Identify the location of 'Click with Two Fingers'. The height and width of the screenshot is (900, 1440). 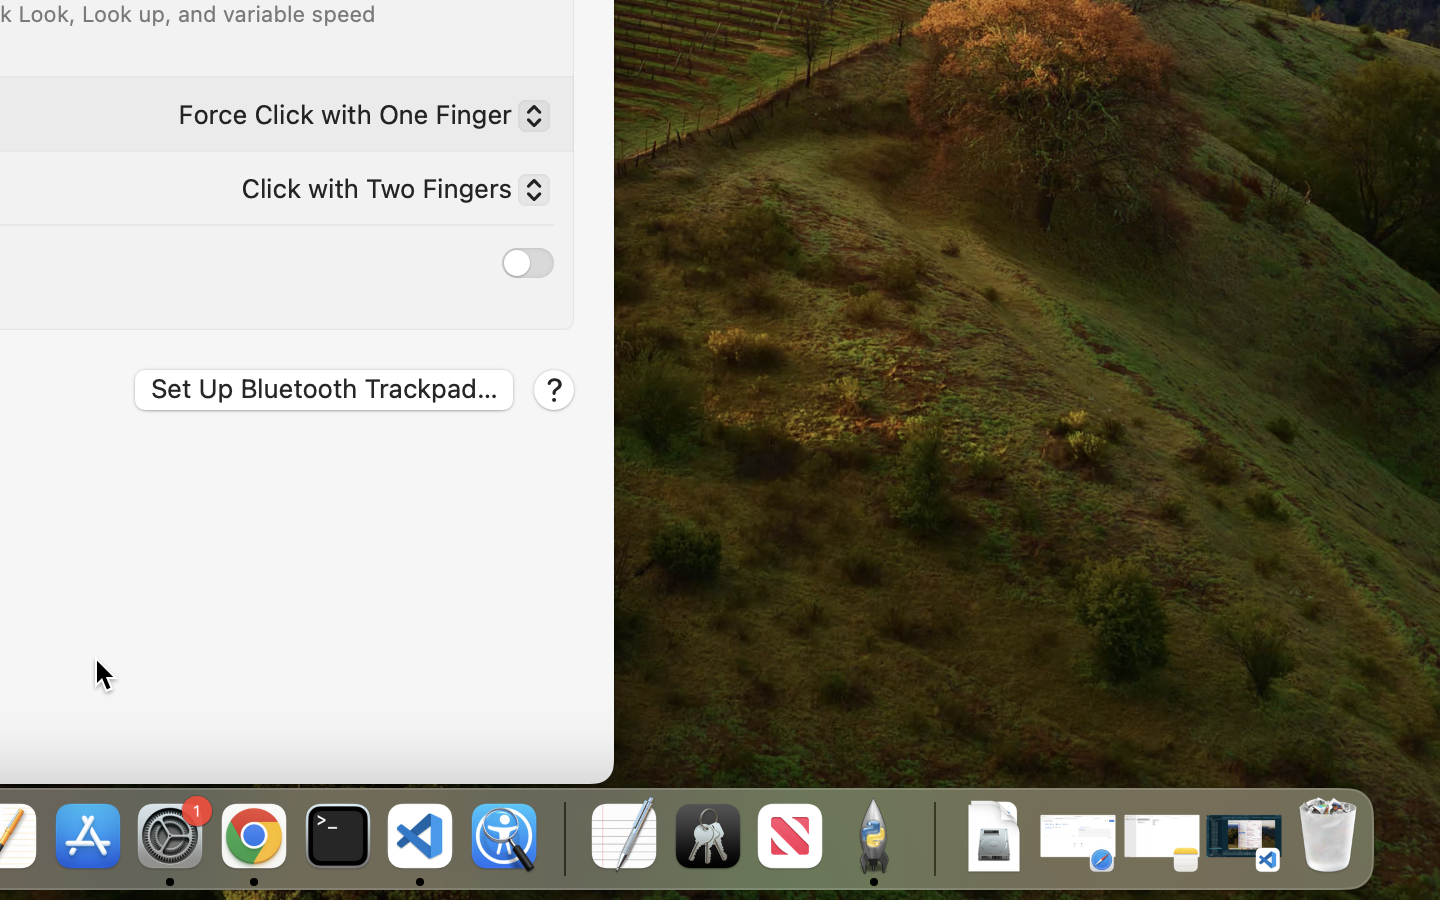
(385, 192).